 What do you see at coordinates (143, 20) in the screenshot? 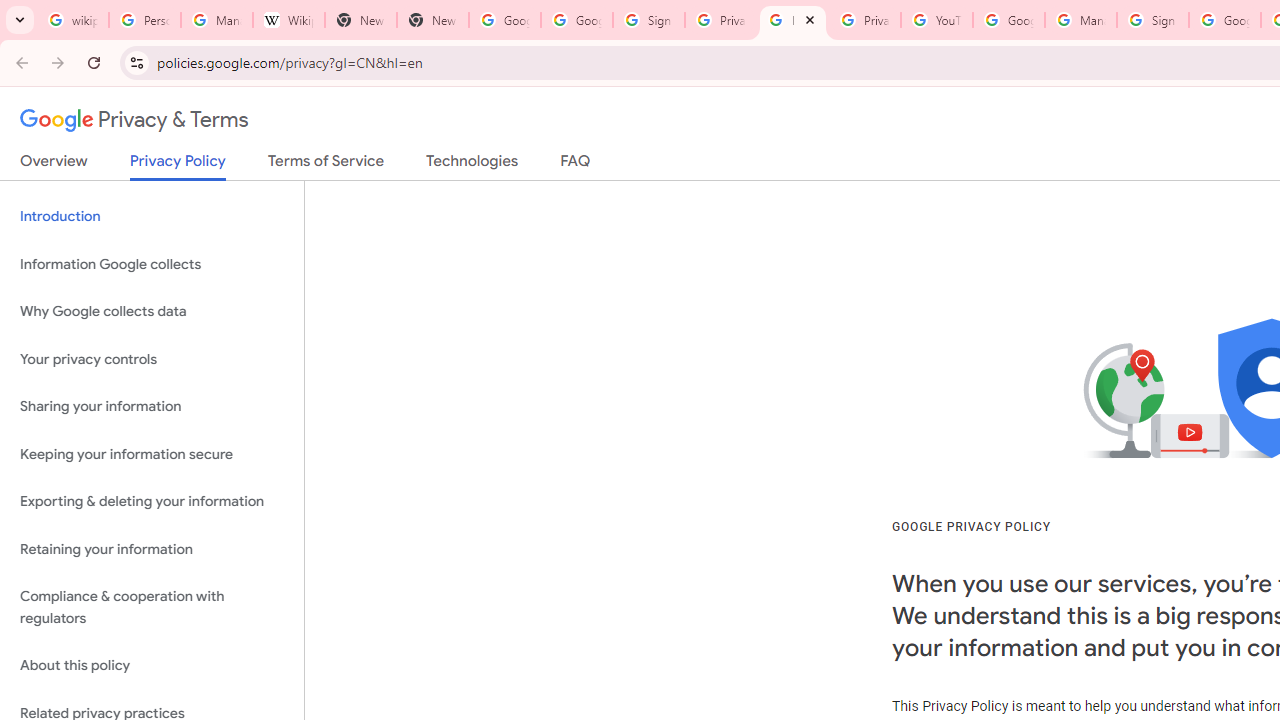
I see `'Personalization & Google Search results - Google Search Help'` at bounding box center [143, 20].